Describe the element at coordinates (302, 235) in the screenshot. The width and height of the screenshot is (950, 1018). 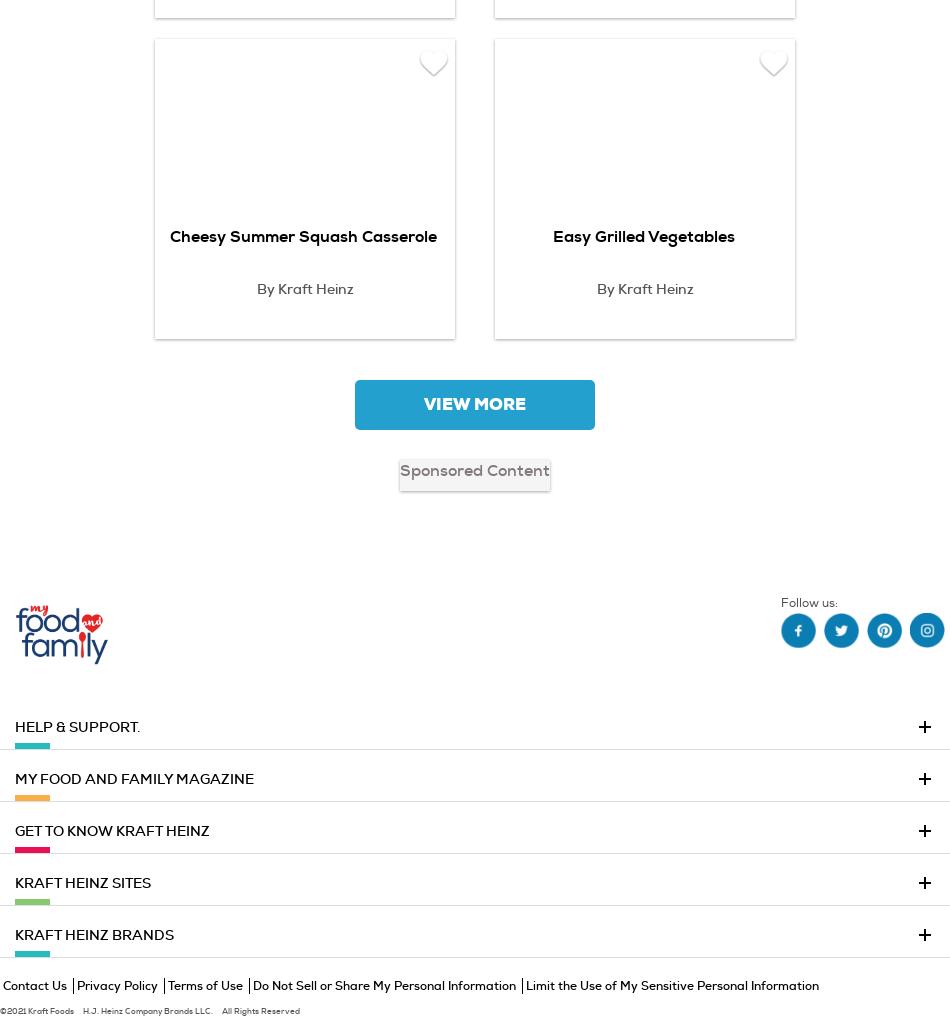
I see `'Cheesy Summer Squash Casserole'` at that location.